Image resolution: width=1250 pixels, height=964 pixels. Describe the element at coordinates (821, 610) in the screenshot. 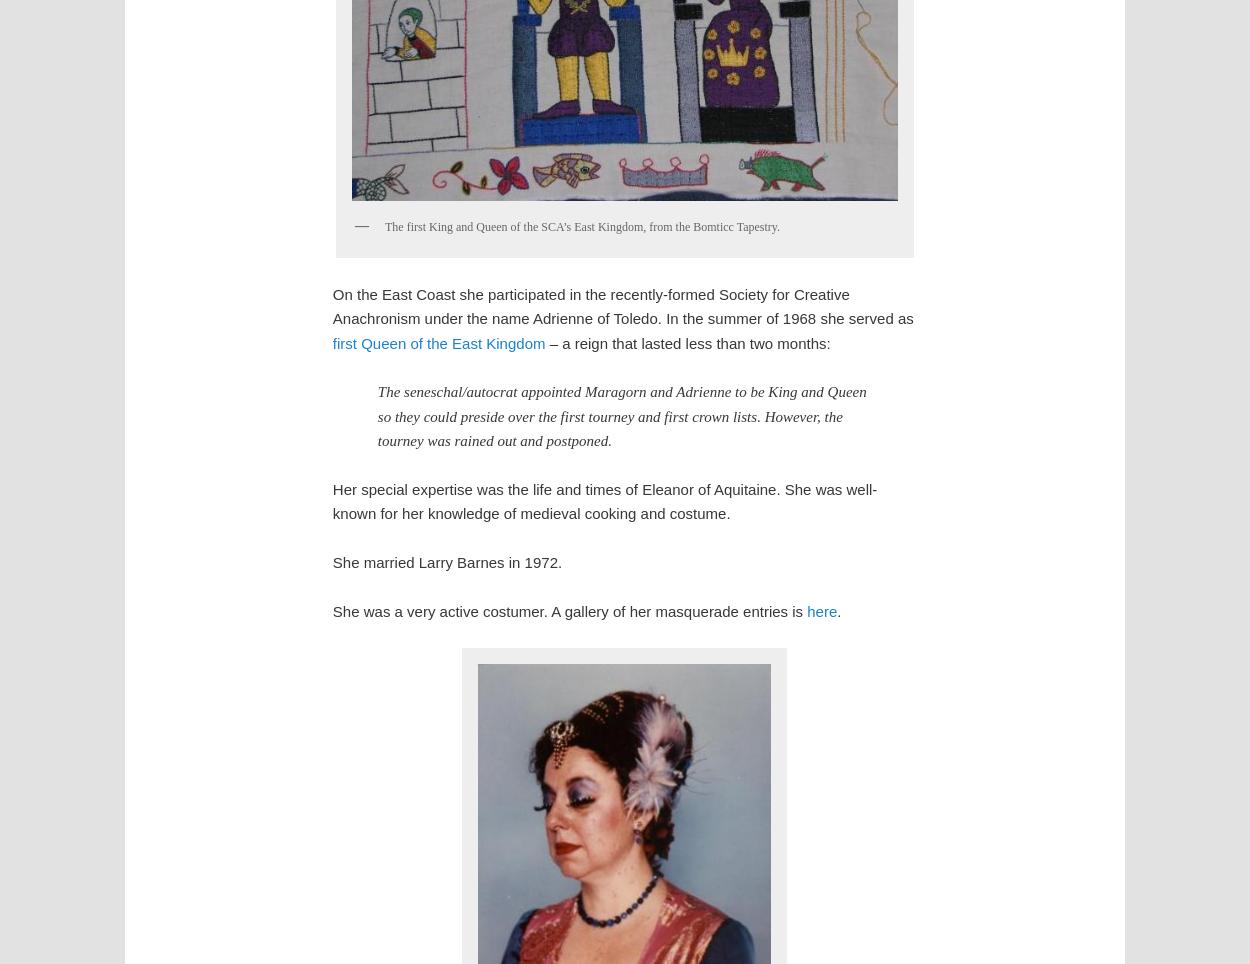

I see `'here'` at that location.